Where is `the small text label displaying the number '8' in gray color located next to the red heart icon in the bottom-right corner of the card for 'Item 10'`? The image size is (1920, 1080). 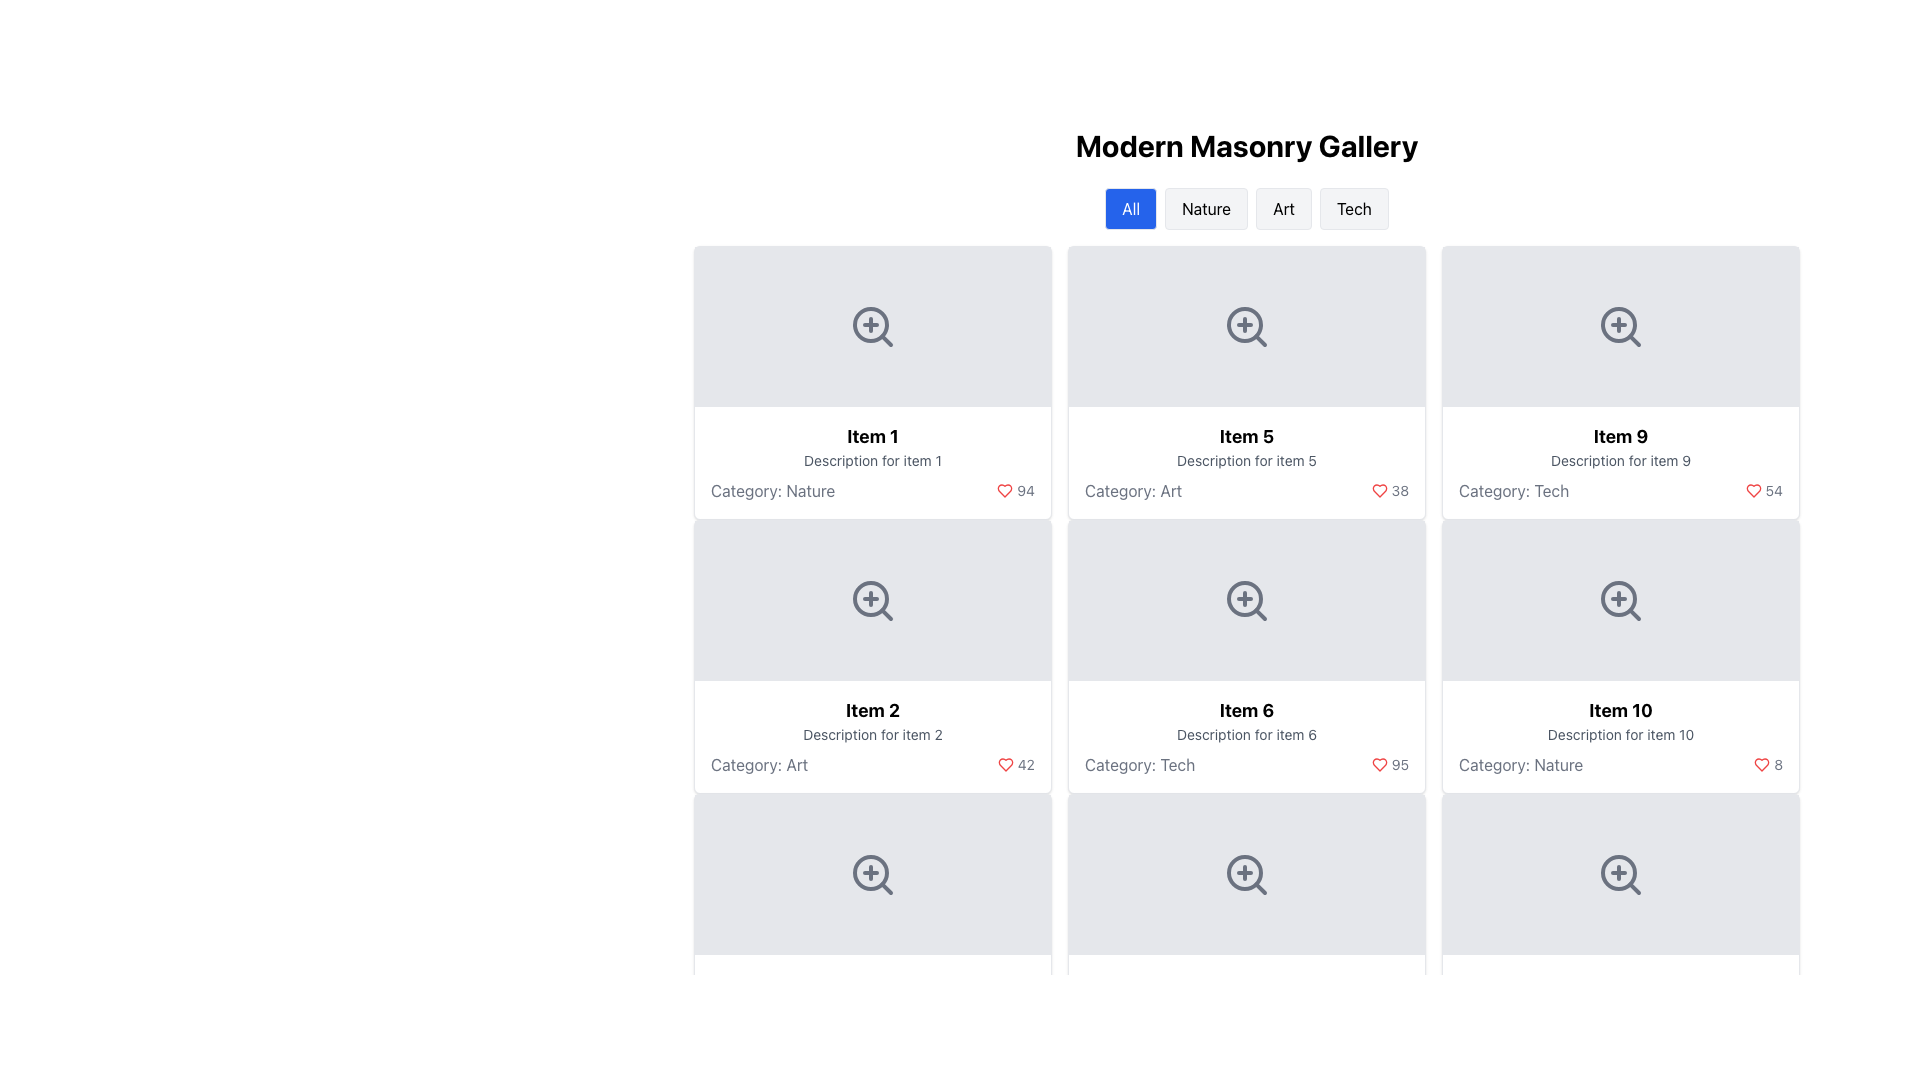 the small text label displaying the number '8' in gray color located next to the red heart icon in the bottom-right corner of the card for 'Item 10' is located at coordinates (1778, 764).